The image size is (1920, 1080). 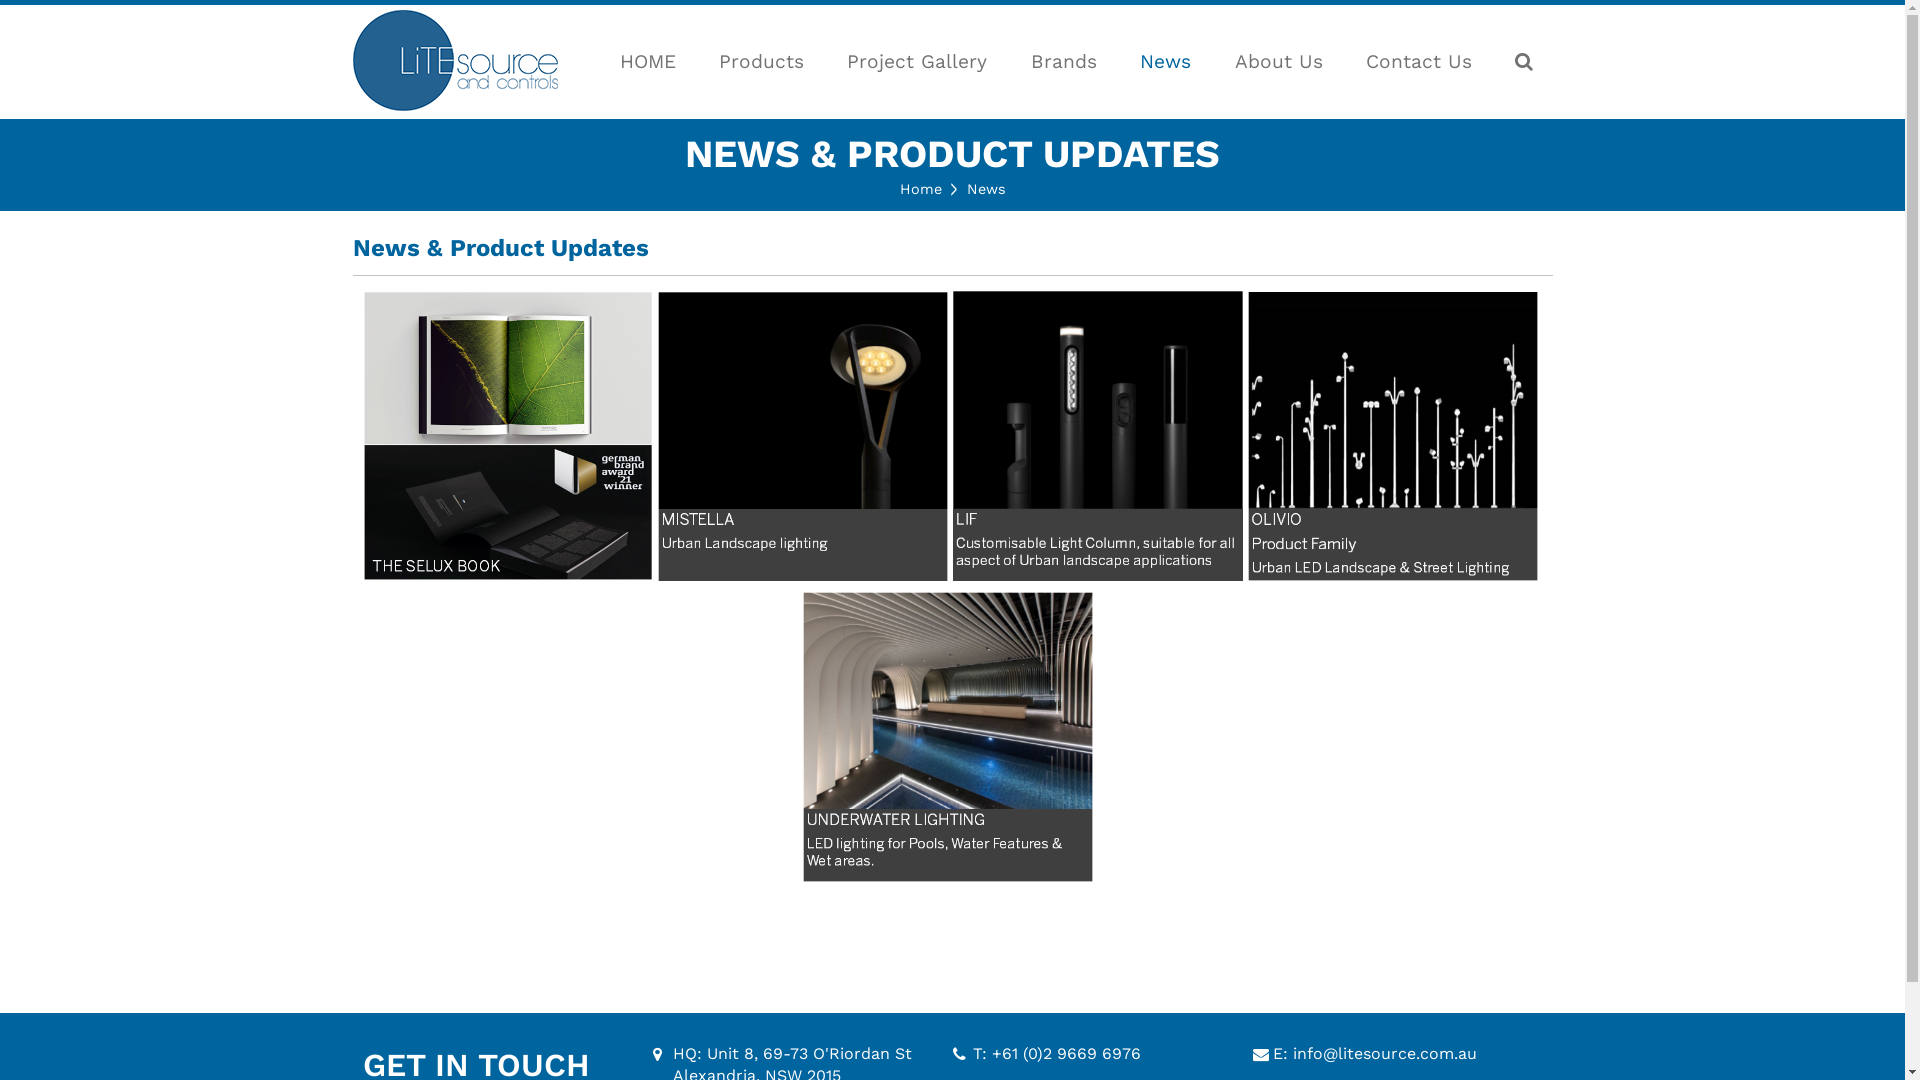 I want to click on '+61 (0)2 9669 6976', so click(x=992, y=1052).